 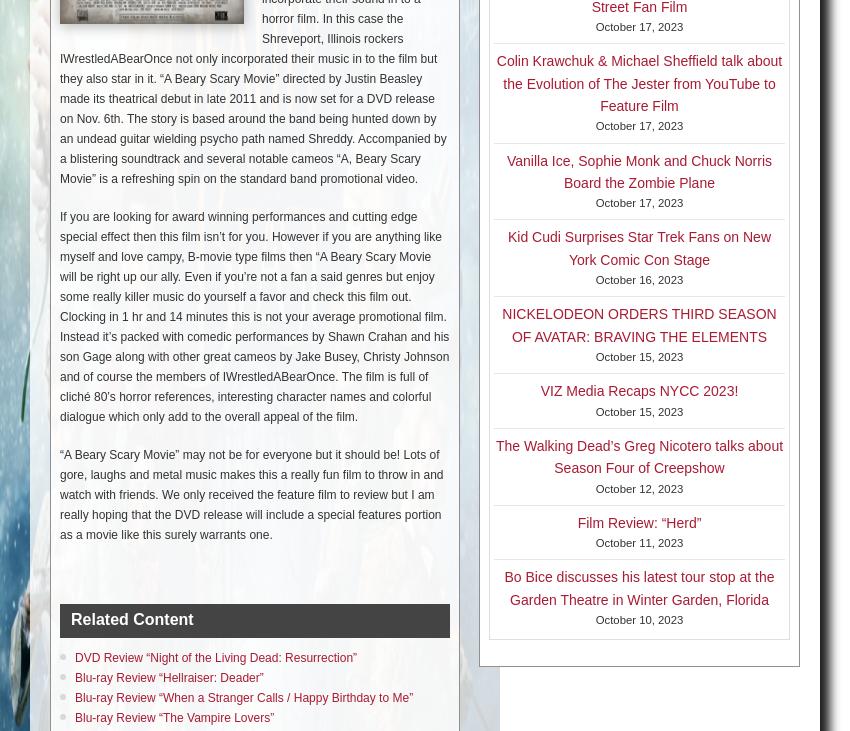 I want to click on 'Bo Bice discusses his latest tour stop at the Garden Theatre in Winter Garden, Florida', so click(x=639, y=587).